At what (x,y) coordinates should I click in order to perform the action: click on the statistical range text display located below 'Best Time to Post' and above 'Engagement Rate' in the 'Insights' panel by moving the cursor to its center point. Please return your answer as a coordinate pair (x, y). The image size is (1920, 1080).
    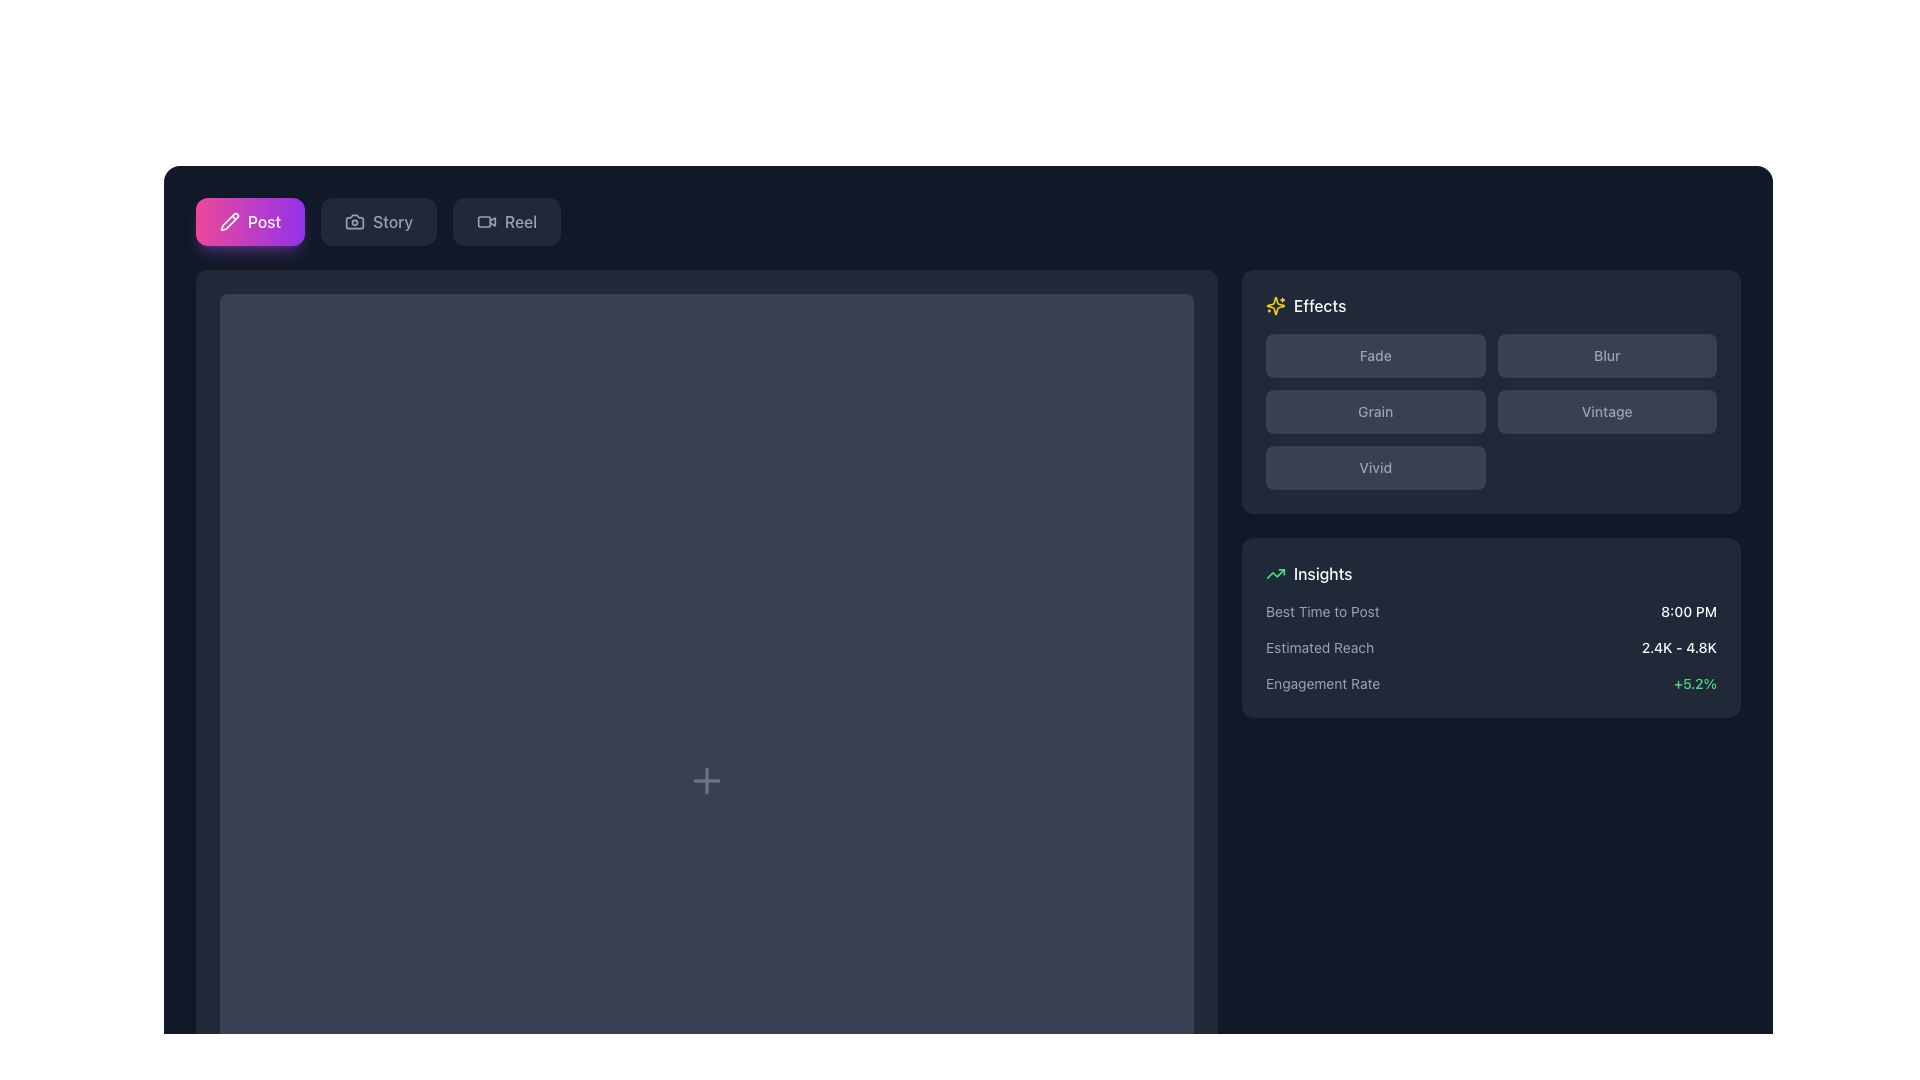
    Looking at the image, I should click on (1491, 648).